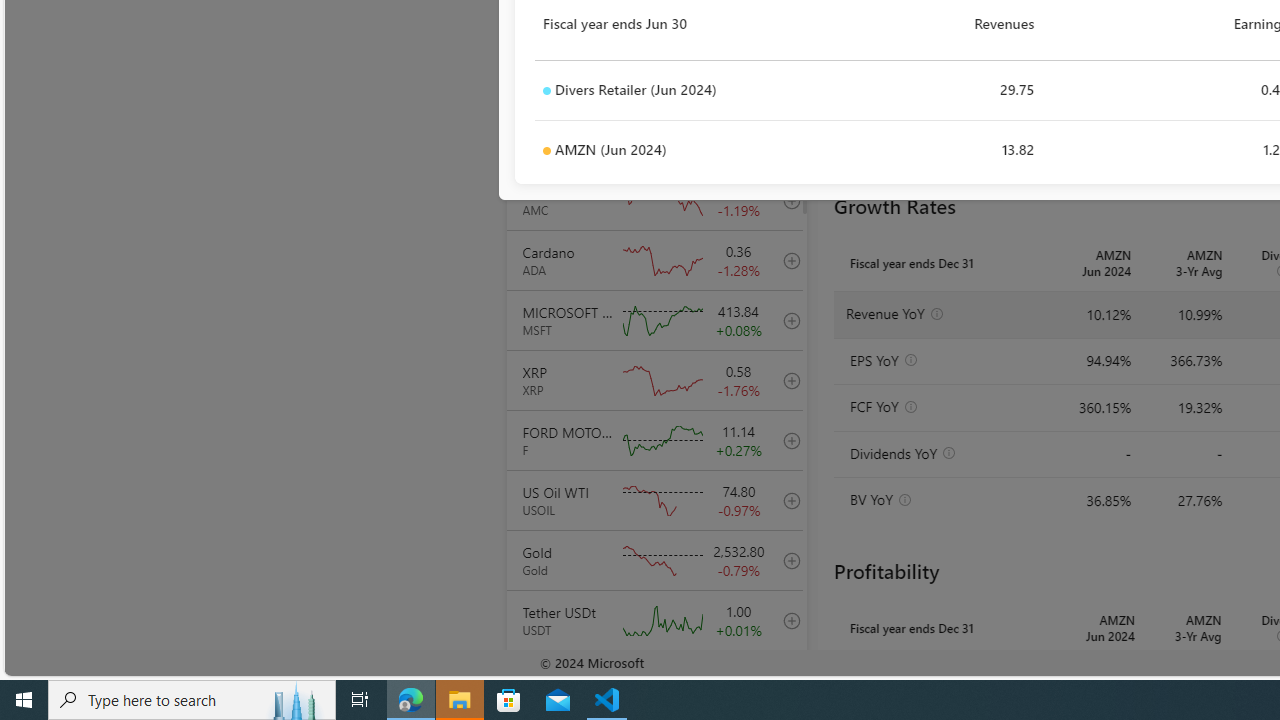 This screenshot has width=1280, height=720. Describe the element at coordinates (546, 150) in the screenshot. I see `'Class: symbolDot-DS-EntryPoint1-2'` at that location.